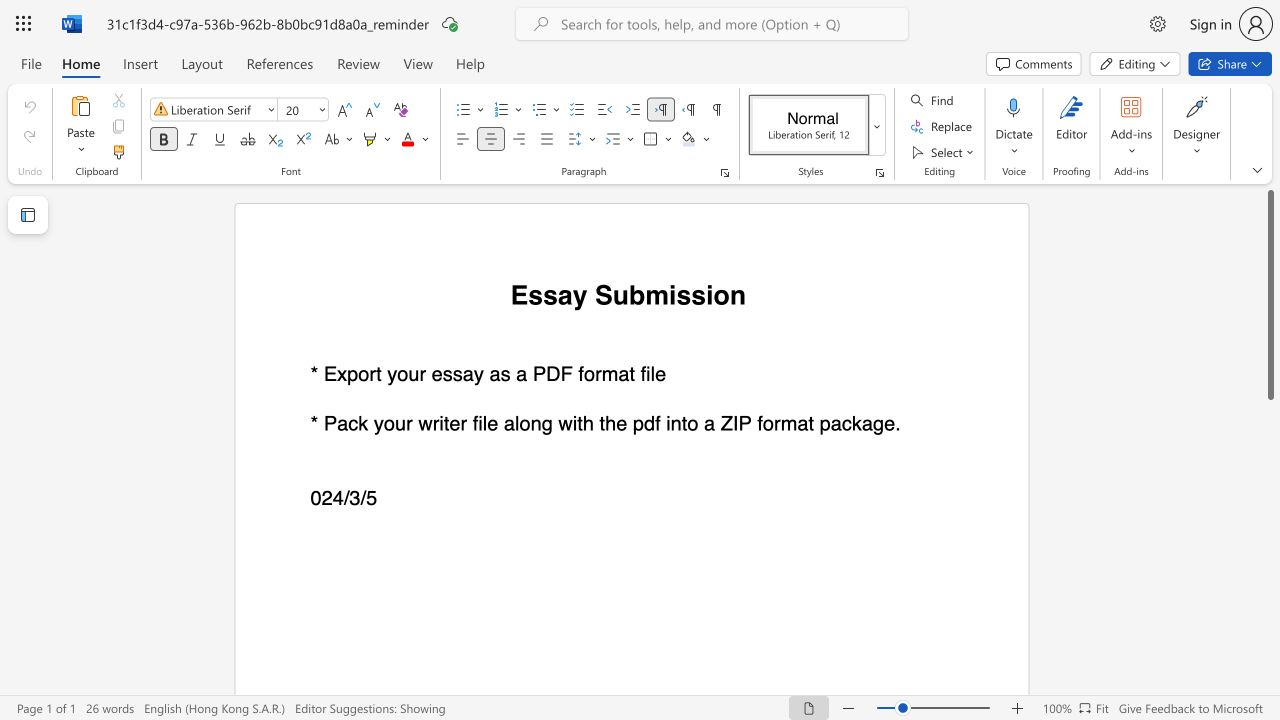  What do you see at coordinates (773, 422) in the screenshot?
I see `the subset text "rmat p" within the text "Pack your writer file along with the pdf into a ZIP format package."` at bounding box center [773, 422].